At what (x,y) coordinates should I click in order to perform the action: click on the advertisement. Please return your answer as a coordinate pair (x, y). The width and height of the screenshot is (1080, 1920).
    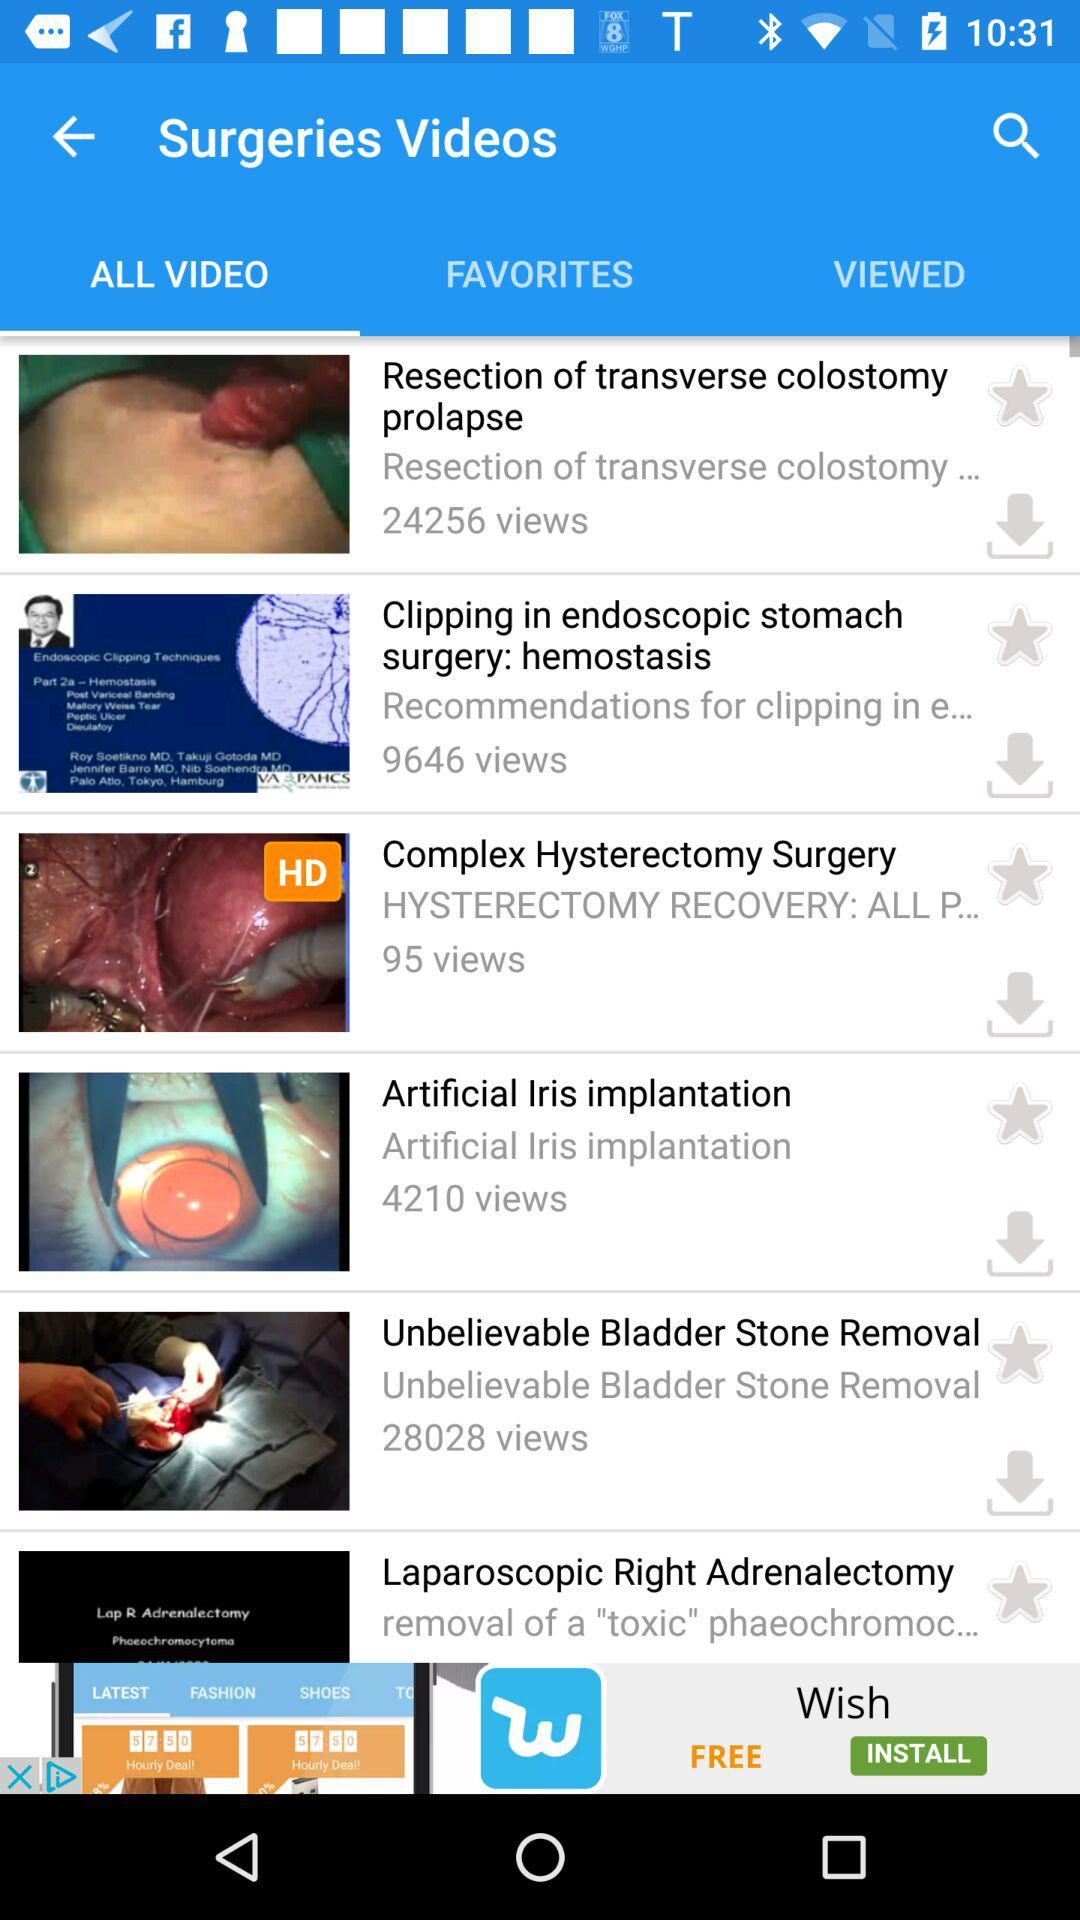
    Looking at the image, I should click on (540, 1727).